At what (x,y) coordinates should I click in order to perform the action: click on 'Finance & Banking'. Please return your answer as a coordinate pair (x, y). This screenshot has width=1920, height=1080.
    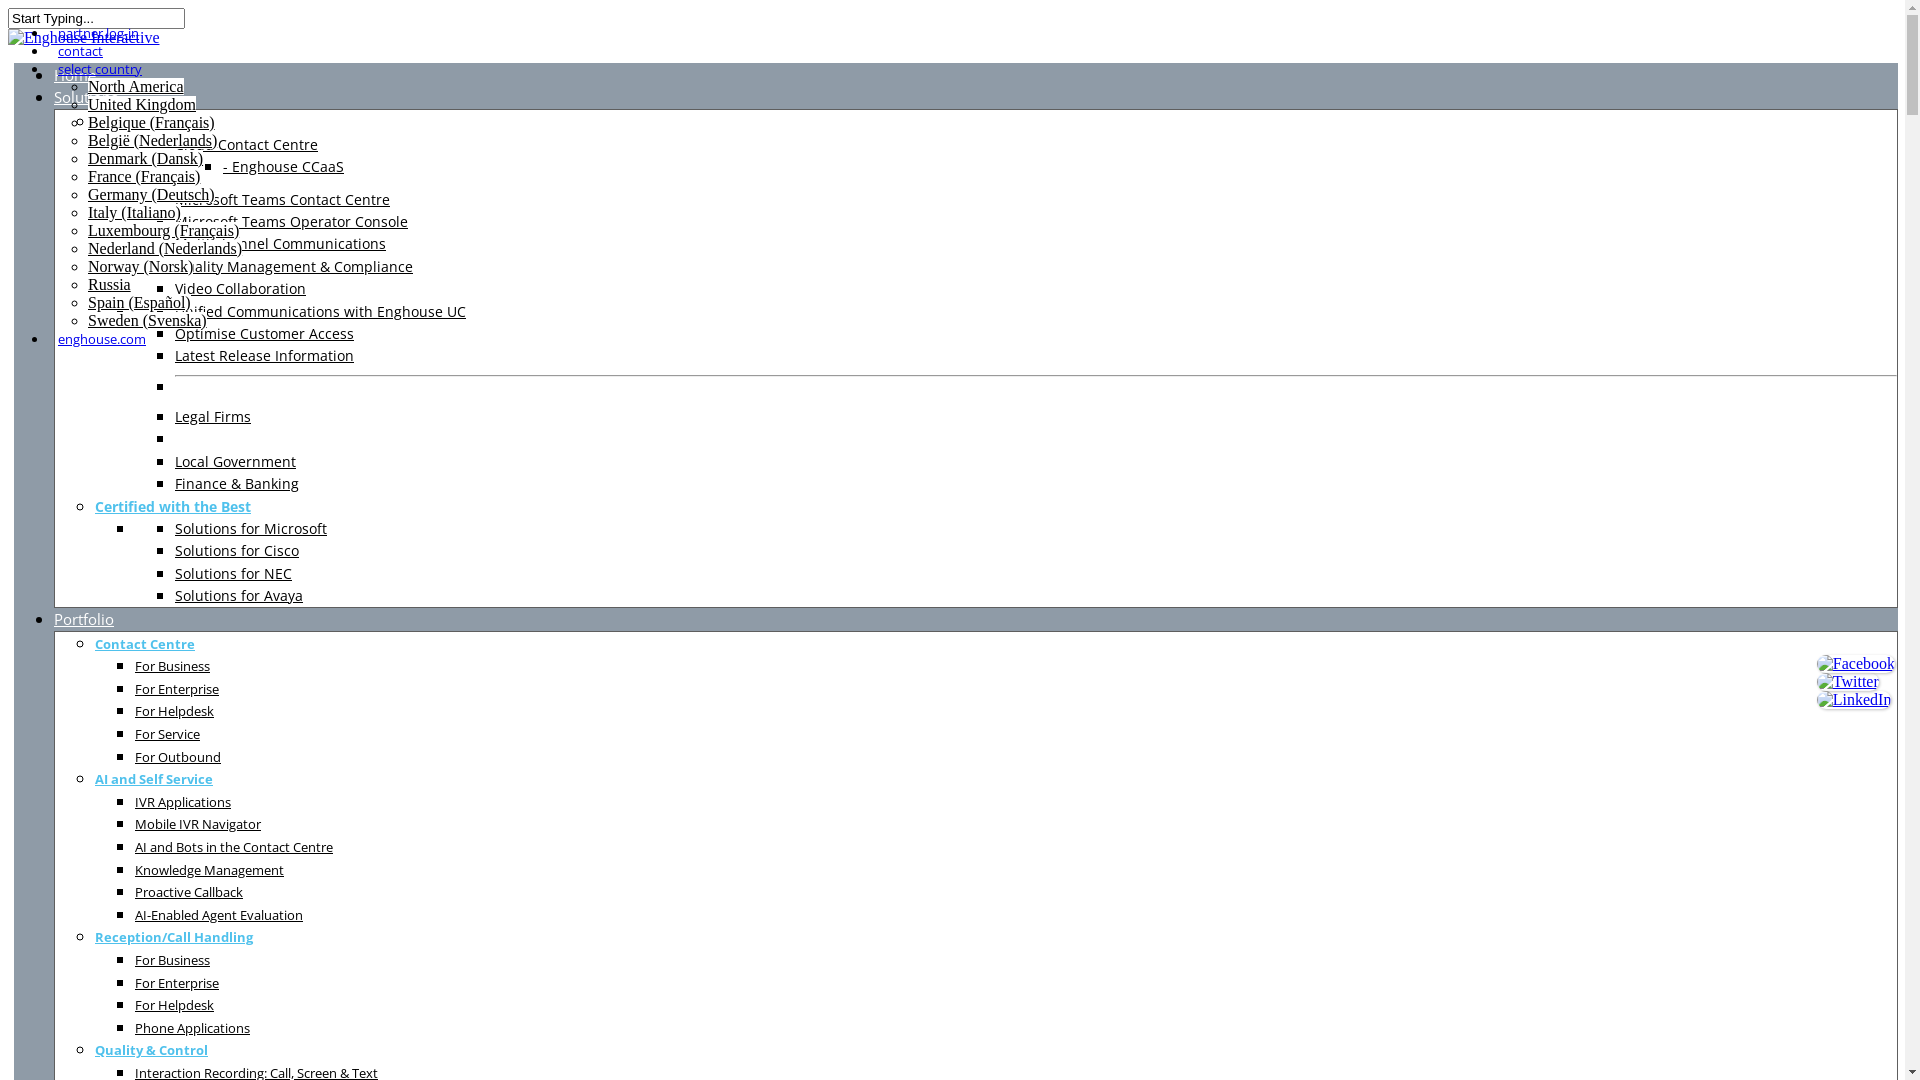
    Looking at the image, I should click on (236, 483).